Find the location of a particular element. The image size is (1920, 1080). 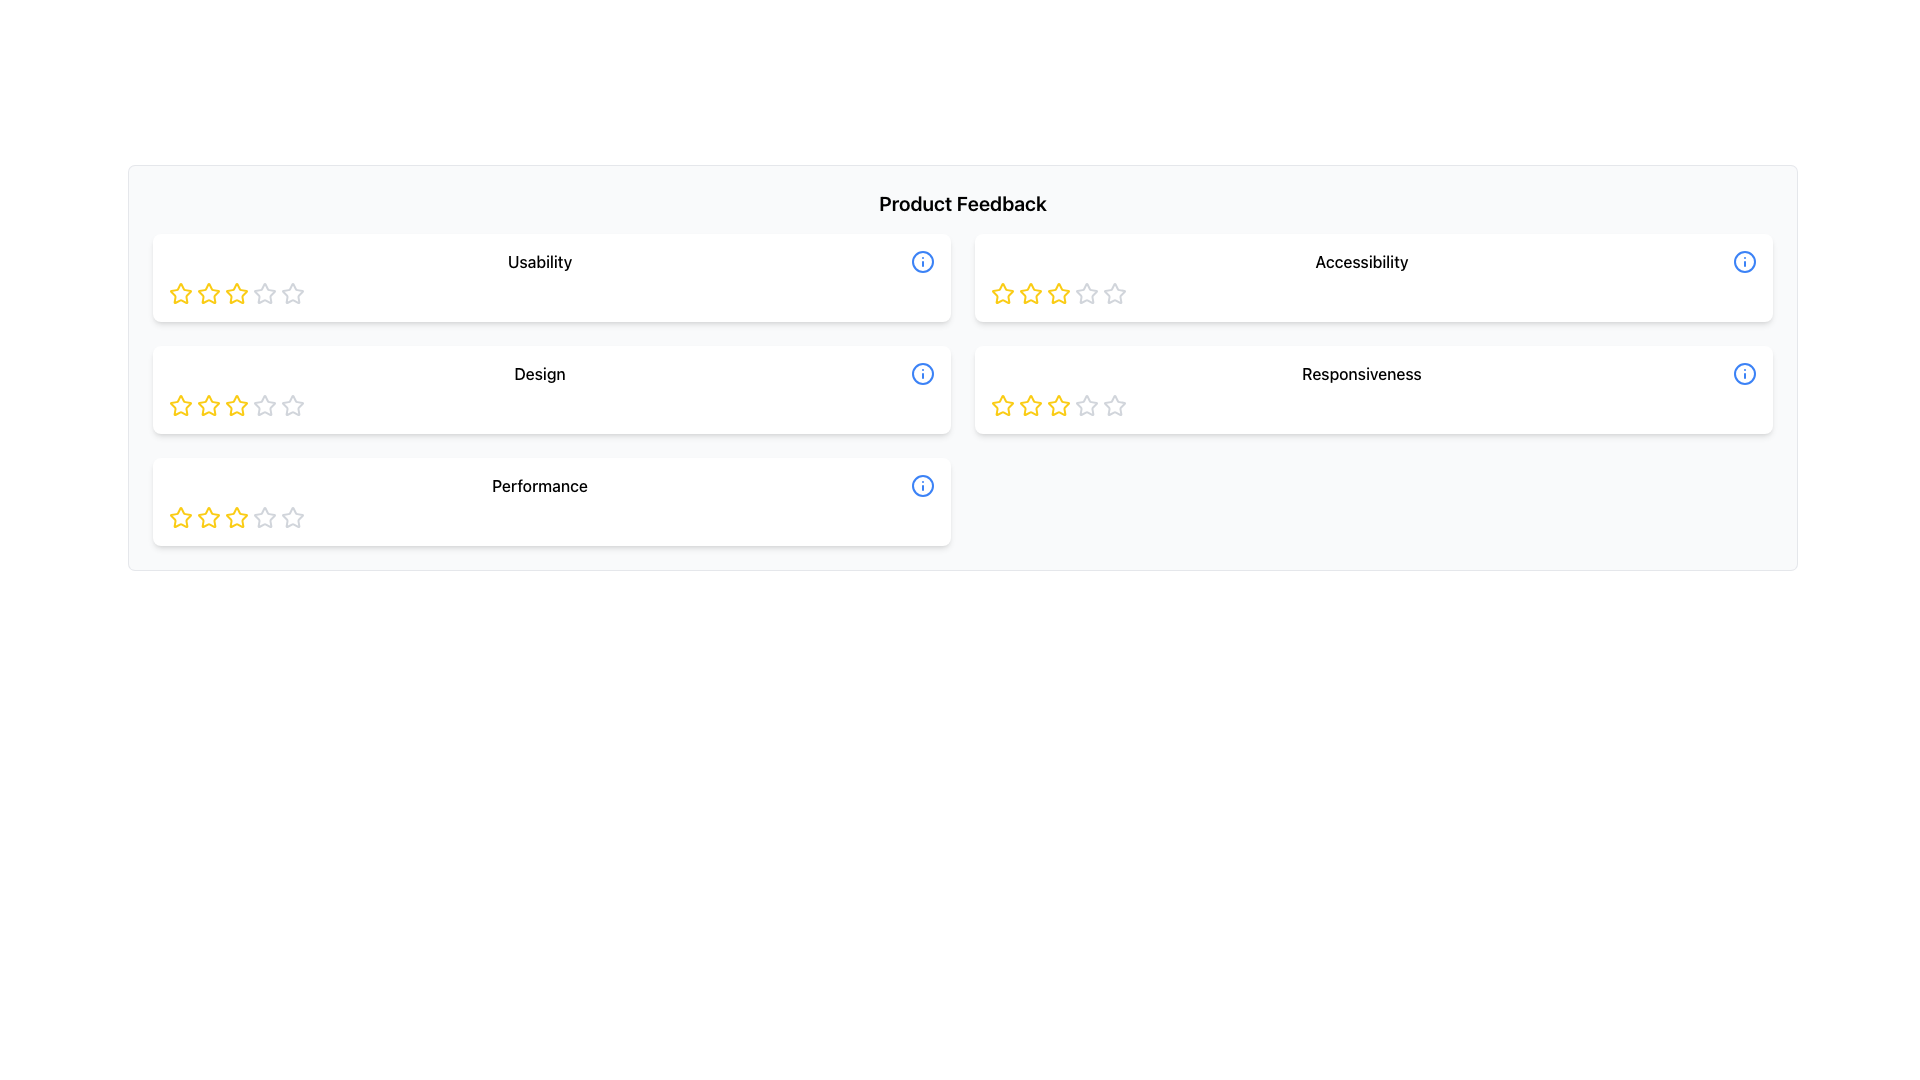

the first star icon in the five-star rating system for the 'Accessibility' feedback category is located at coordinates (1003, 293).